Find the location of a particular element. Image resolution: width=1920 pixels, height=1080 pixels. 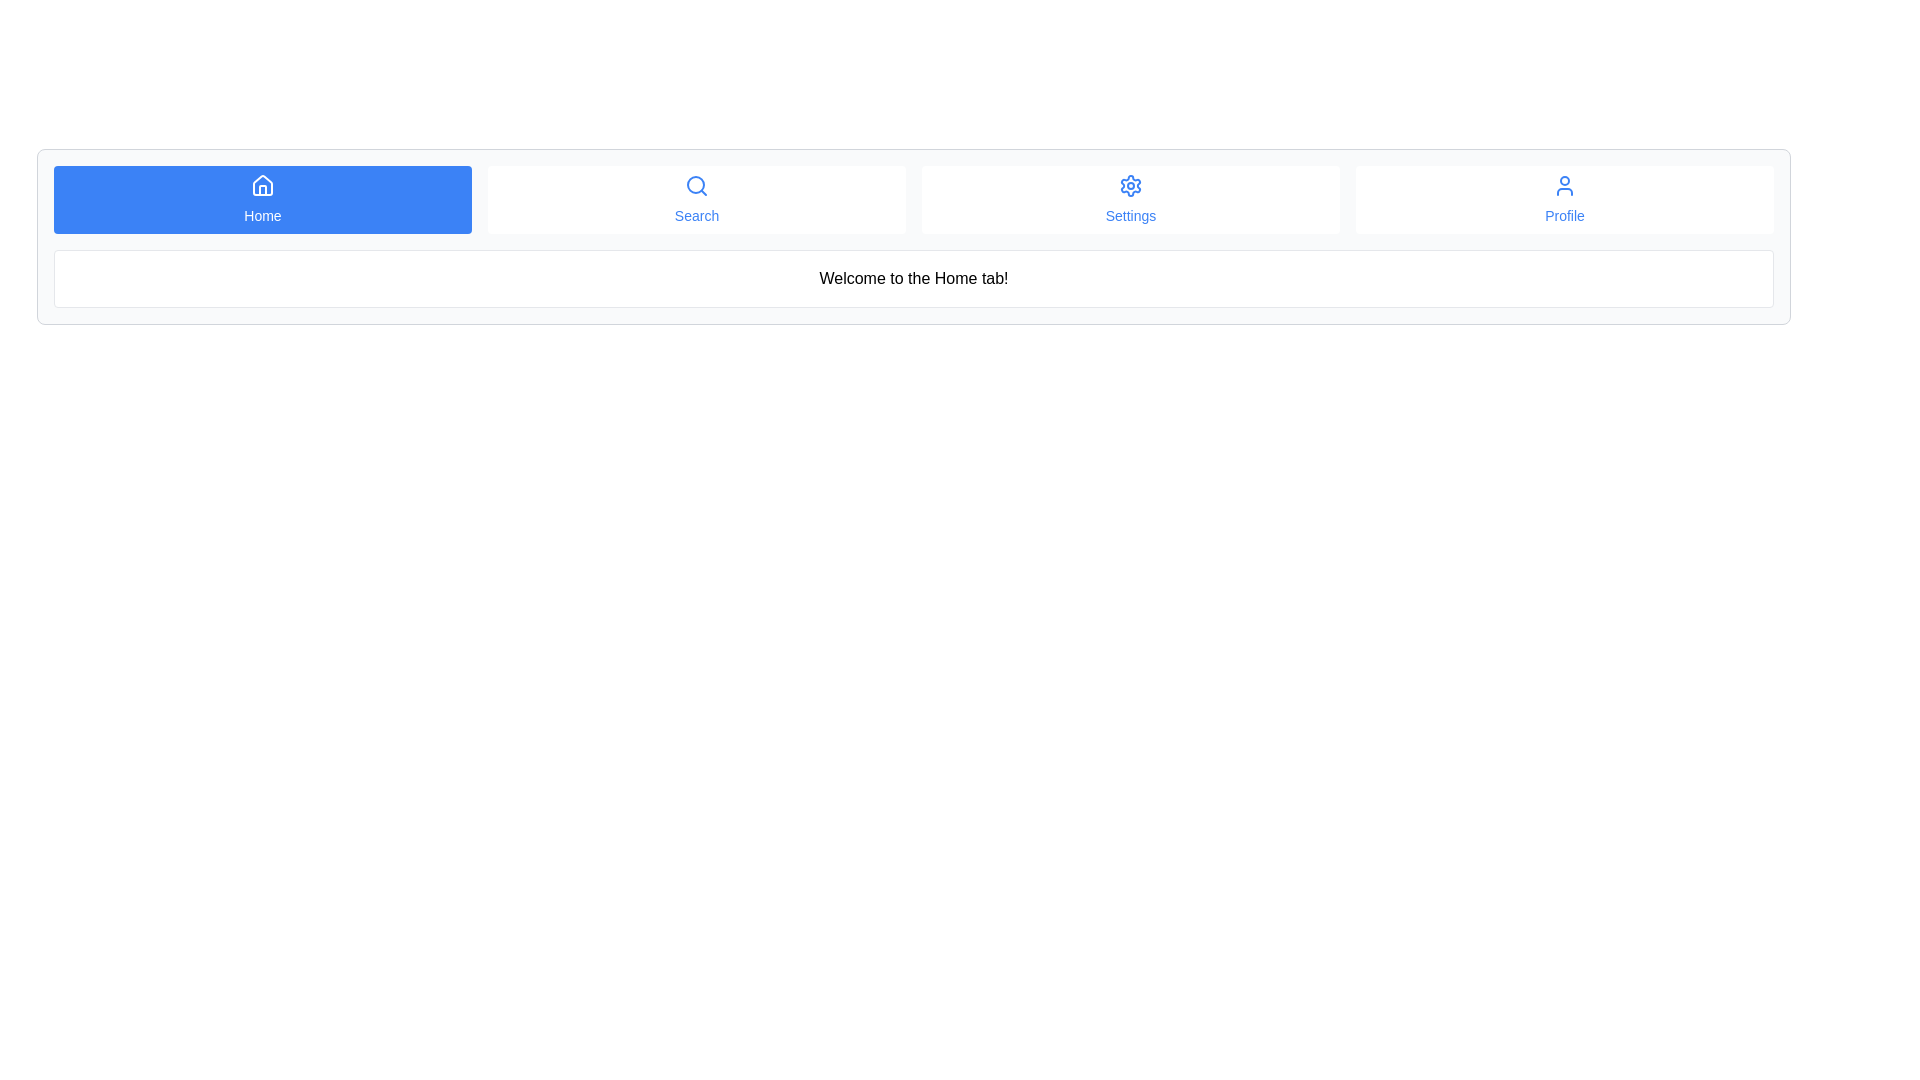

the search button located second from the left in the horizontal navigation bar is located at coordinates (696, 200).